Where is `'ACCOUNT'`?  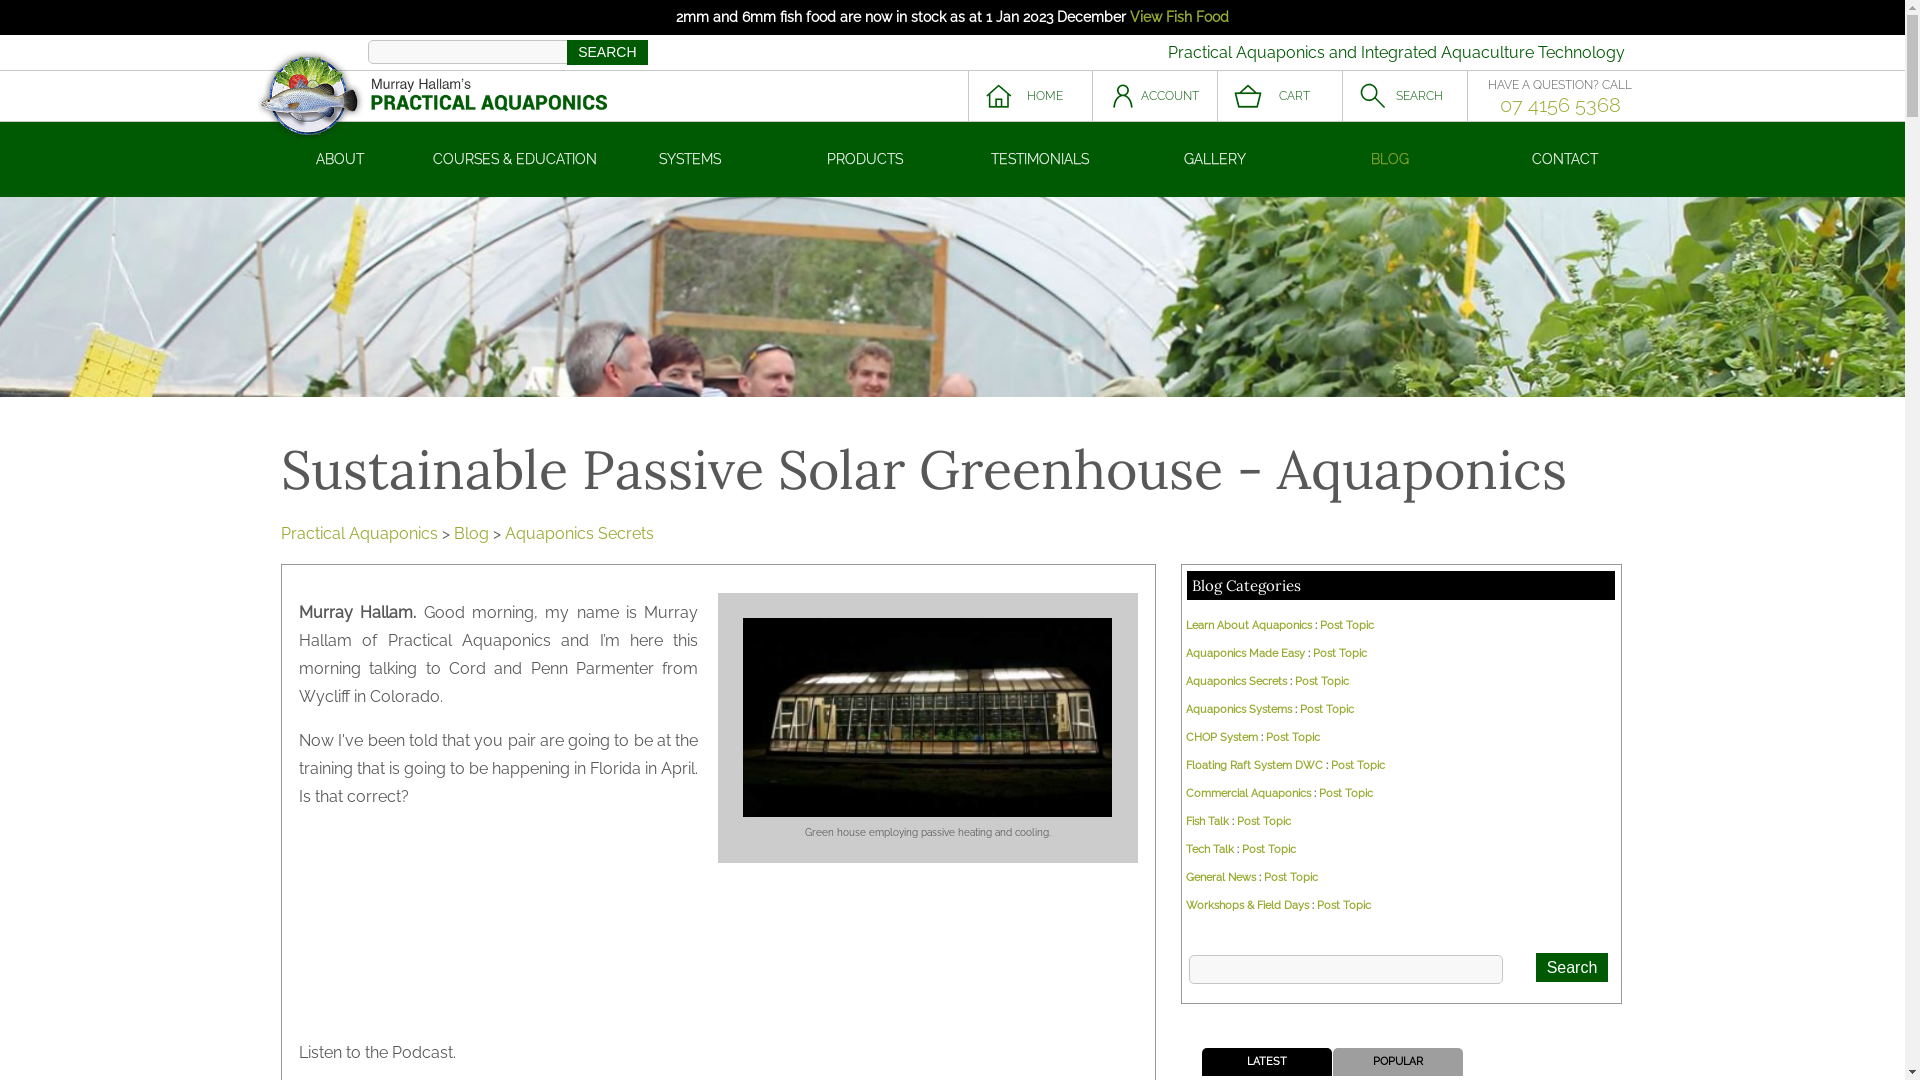 'ACCOUNT' is located at coordinates (1154, 96).